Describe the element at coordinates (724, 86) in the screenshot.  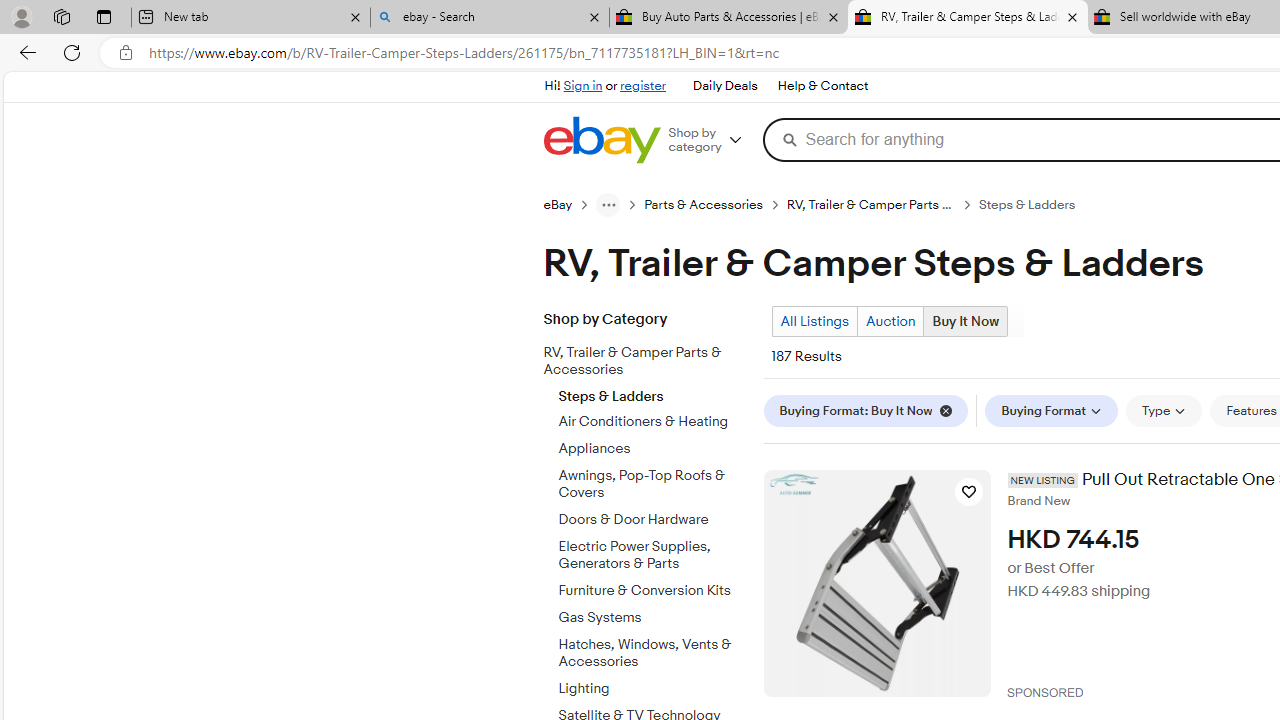
I see `'Daily Deals'` at that location.